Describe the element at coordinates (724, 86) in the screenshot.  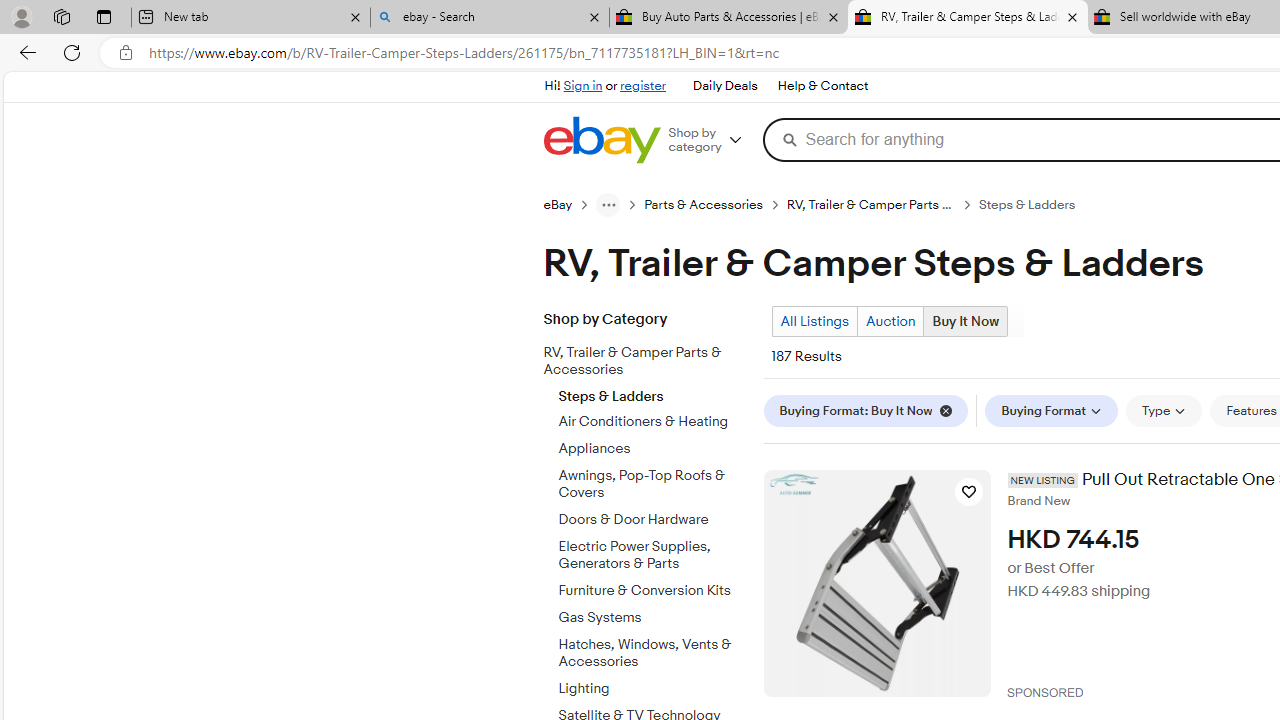
I see `'Daily Deals'` at that location.